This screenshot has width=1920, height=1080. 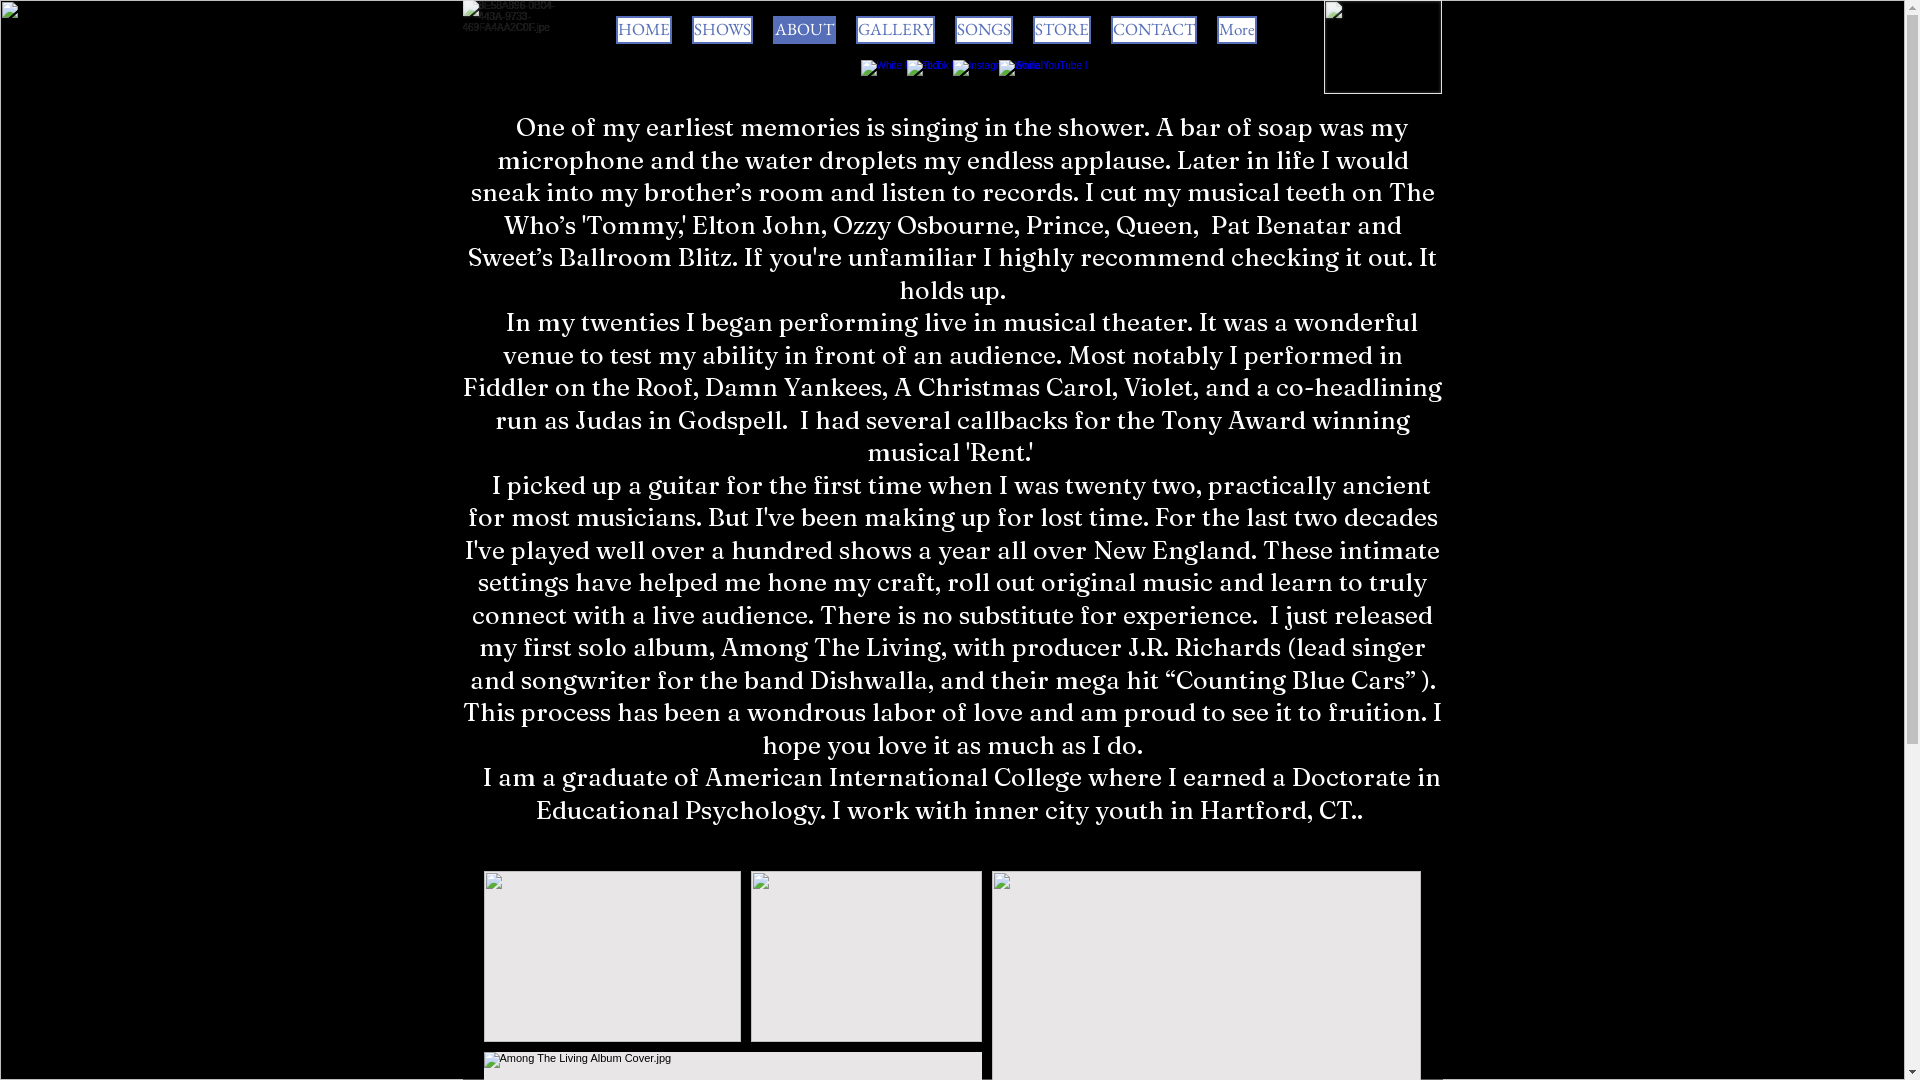 I want to click on 'CONTACT', so click(x=1153, y=30).